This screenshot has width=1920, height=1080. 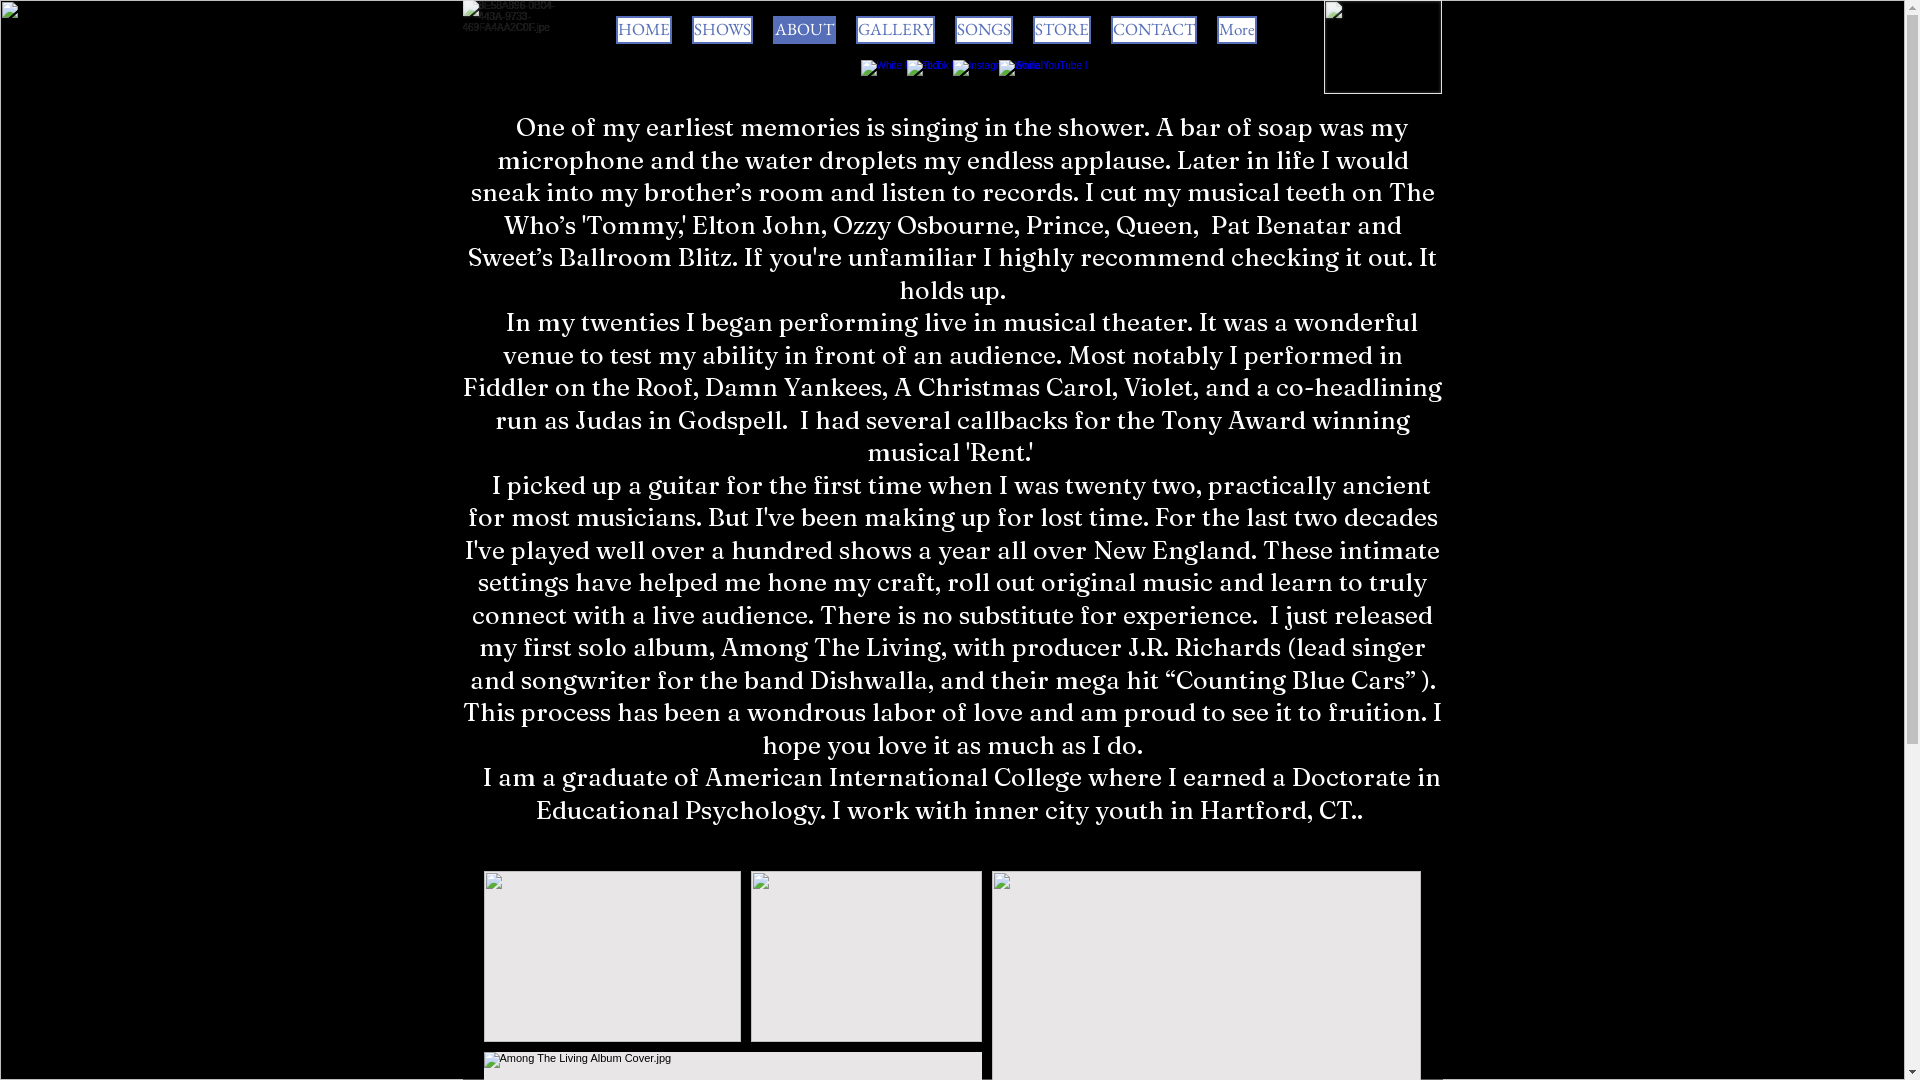 I want to click on 'CONTACT', so click(x=1153, y=30).